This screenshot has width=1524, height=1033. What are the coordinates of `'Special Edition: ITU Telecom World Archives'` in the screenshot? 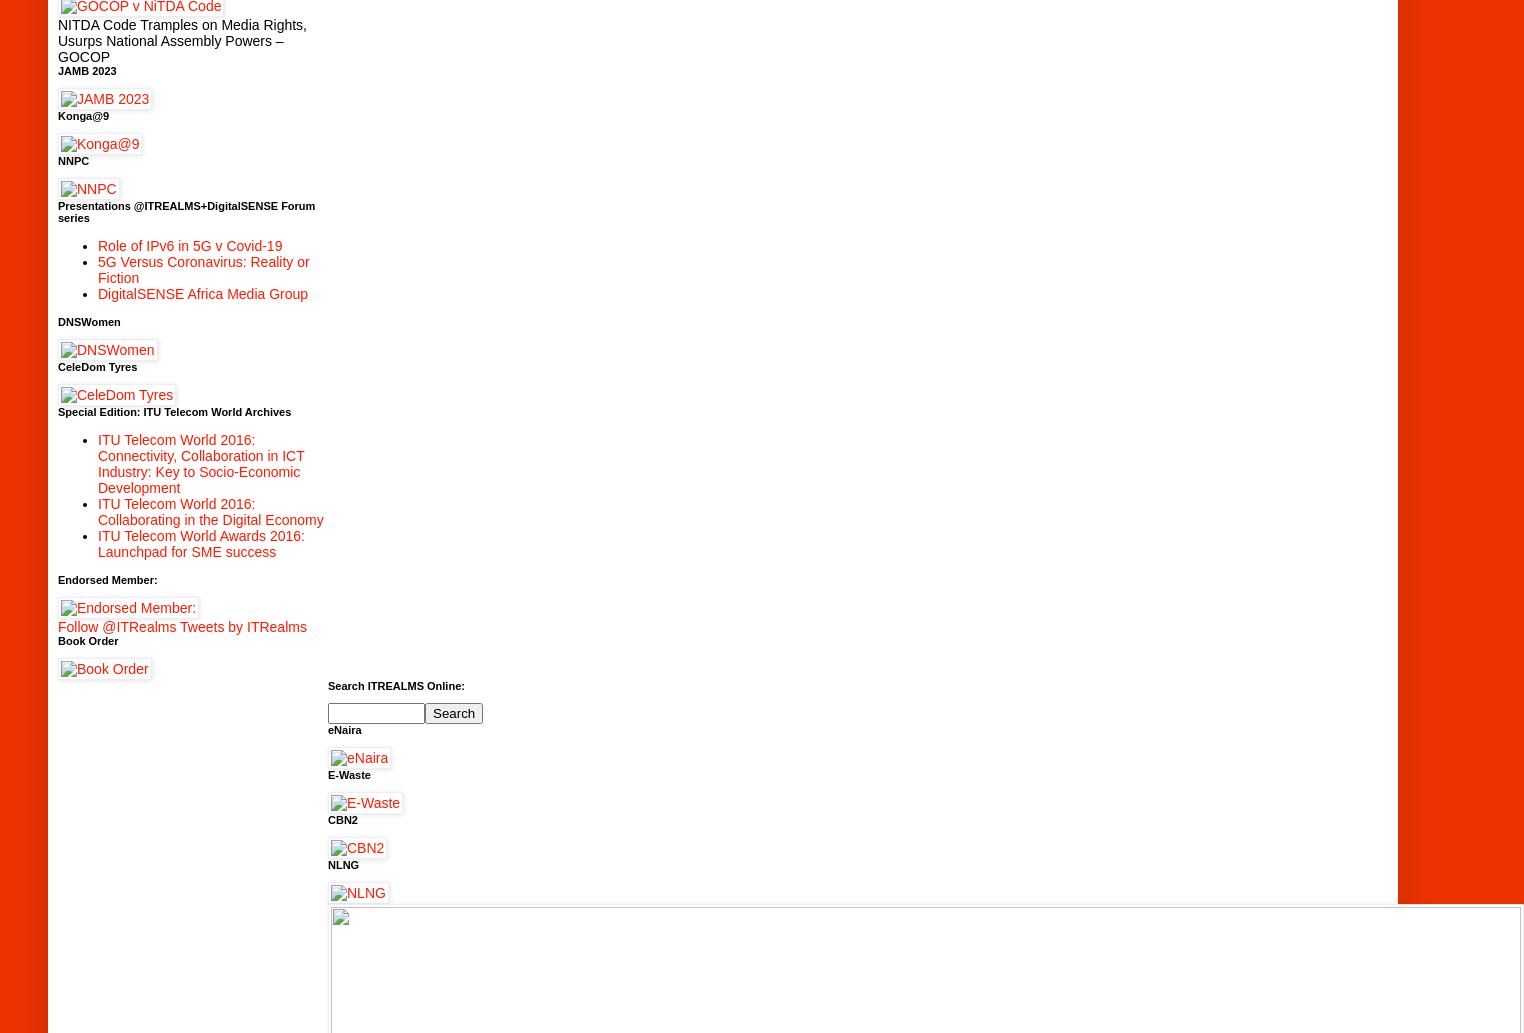 It's located at (173, 411).